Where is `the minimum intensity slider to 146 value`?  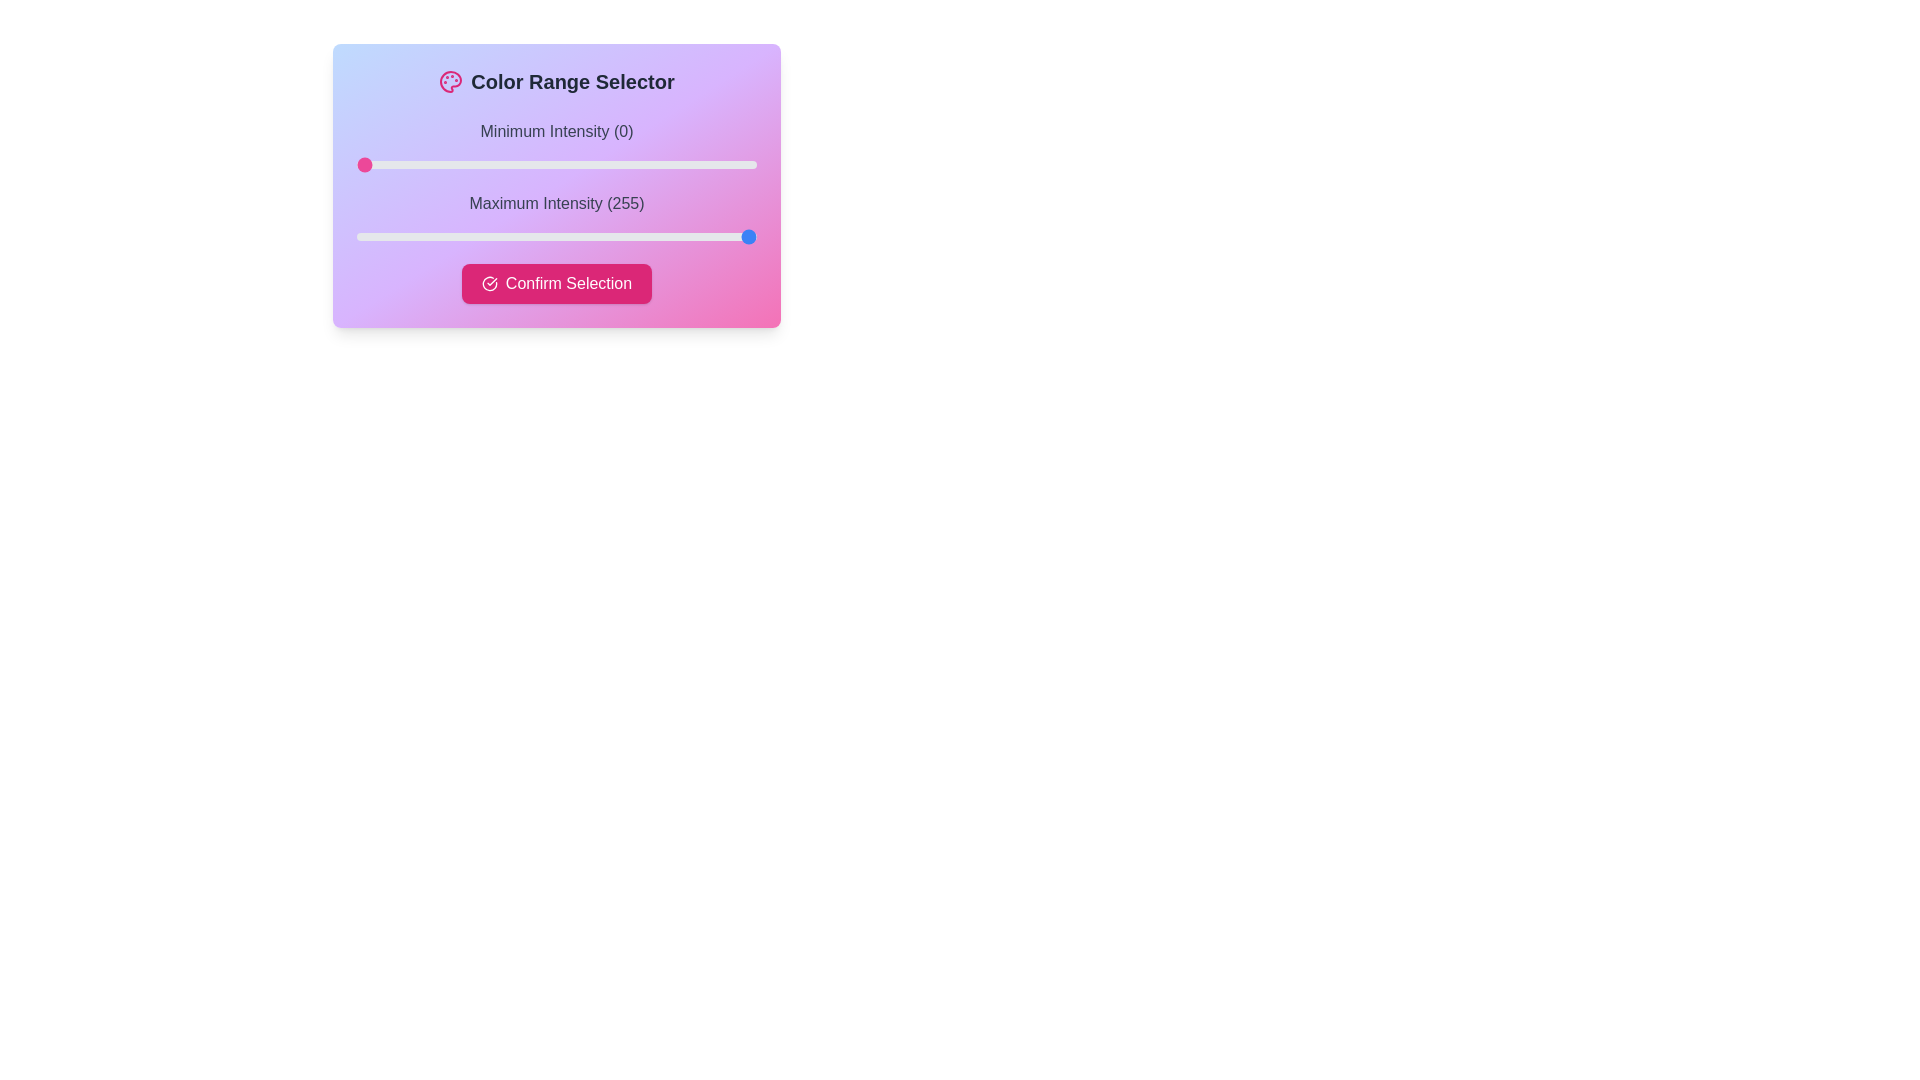
the minimum intensity slider to 146 value is located at coordinates (584, 164).